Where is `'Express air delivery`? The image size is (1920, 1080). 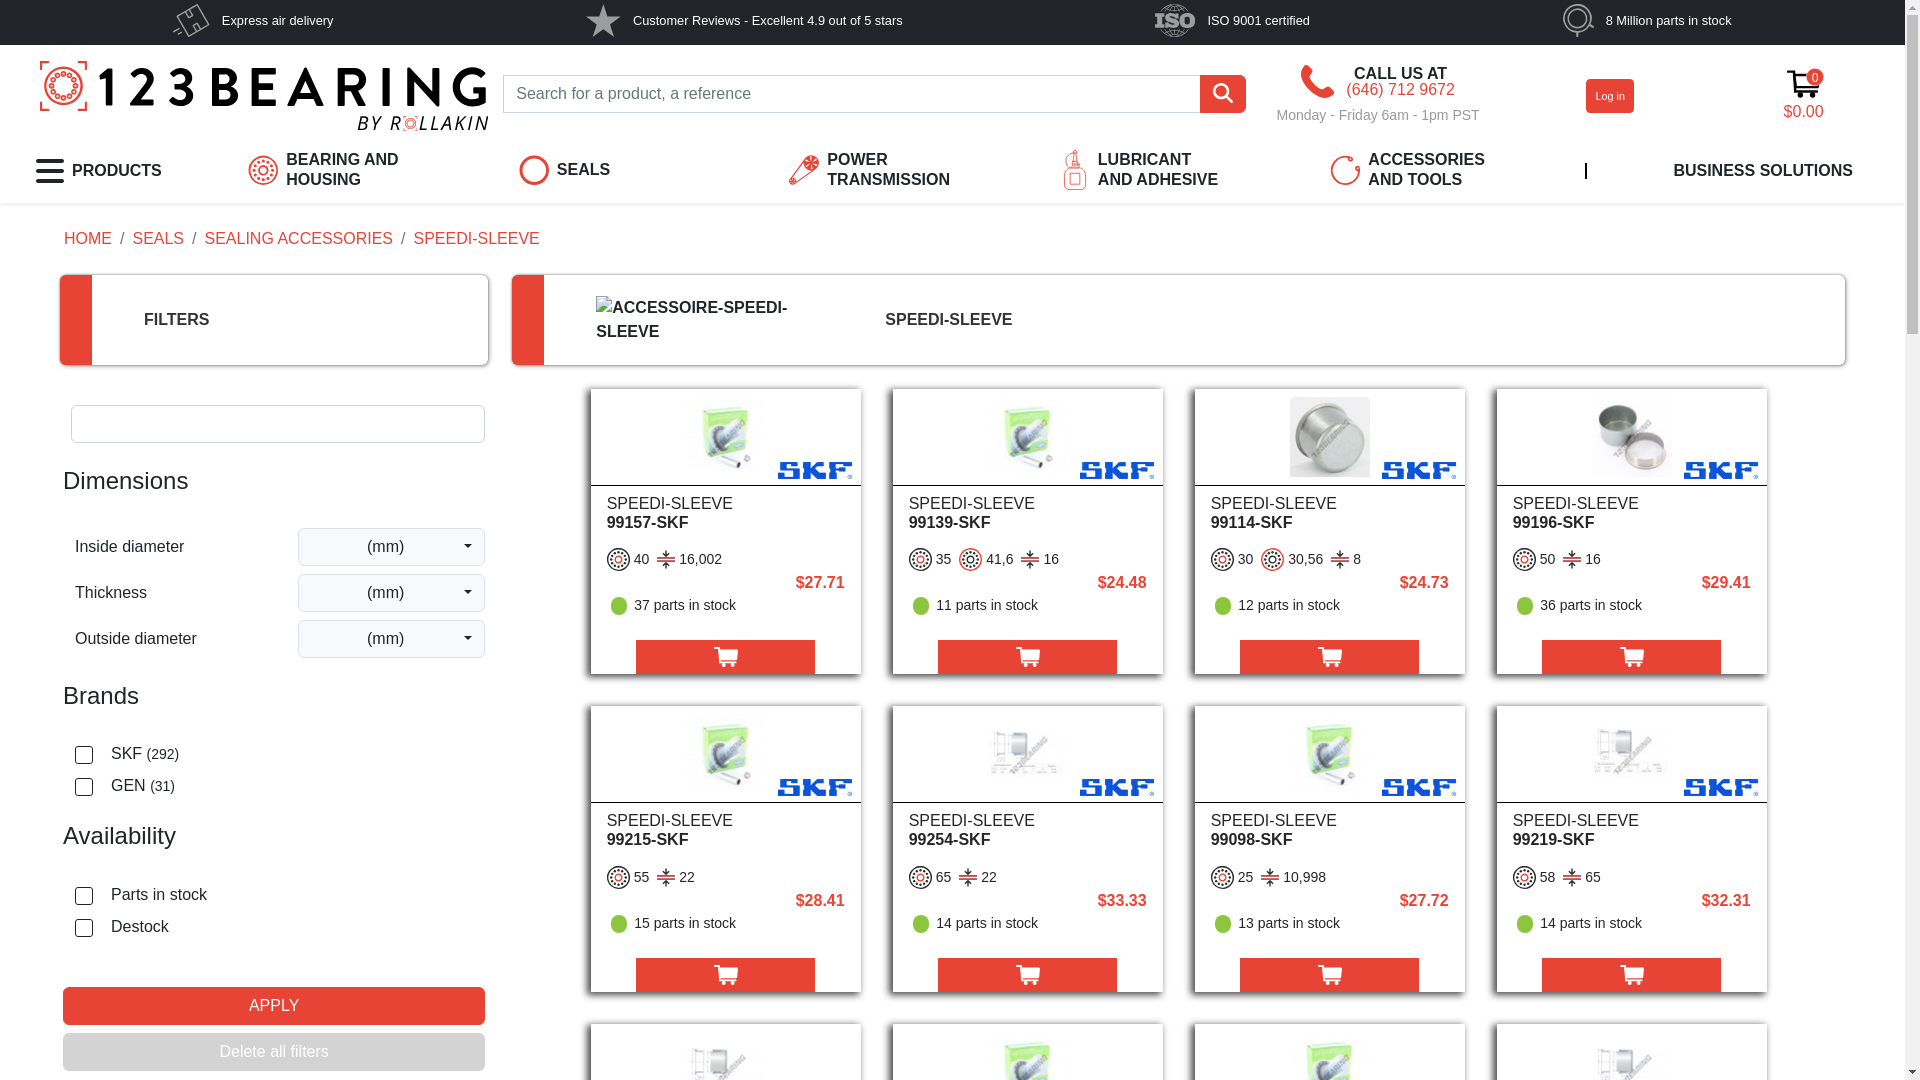 'Express air delivery is located at coordinates (252, 20).